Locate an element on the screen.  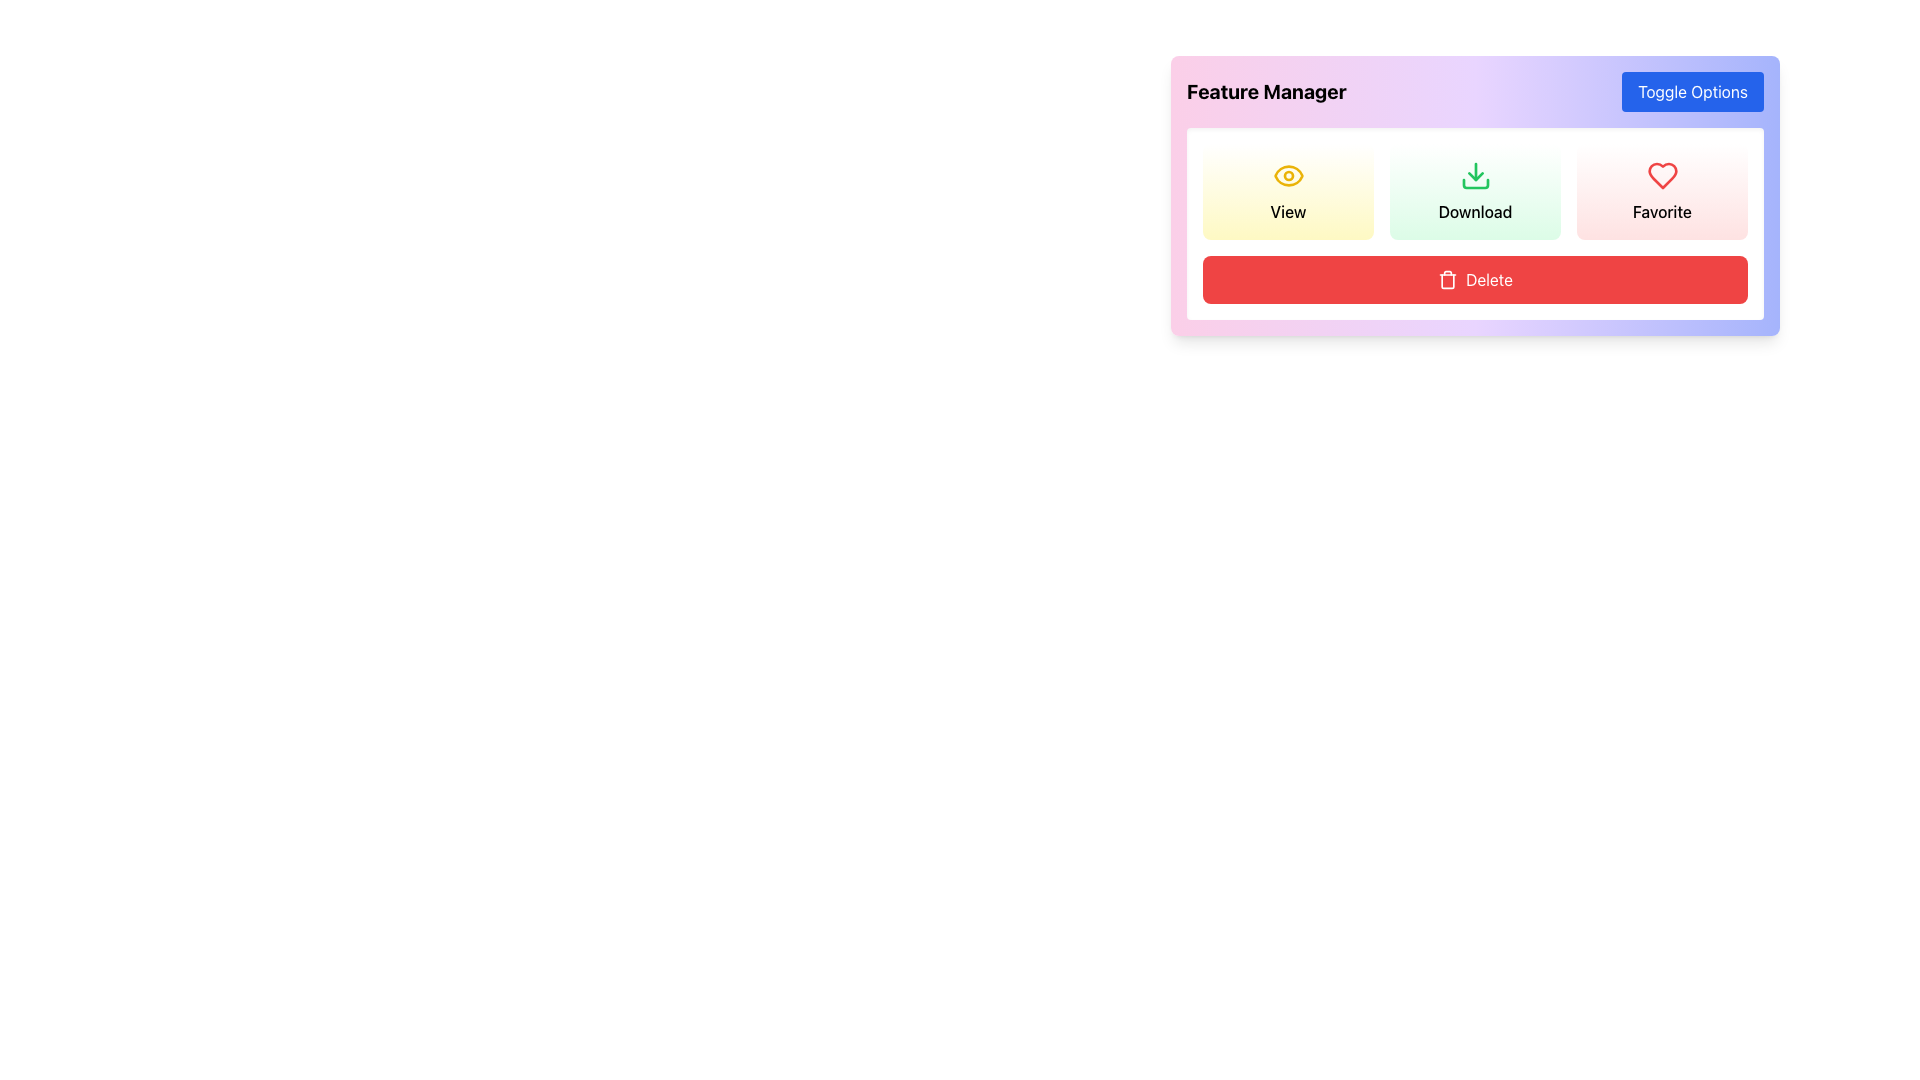
the icon in the 'View' section of the 'Feature Manager' interface, which represents an action related is located at coordinates (1288, 175).